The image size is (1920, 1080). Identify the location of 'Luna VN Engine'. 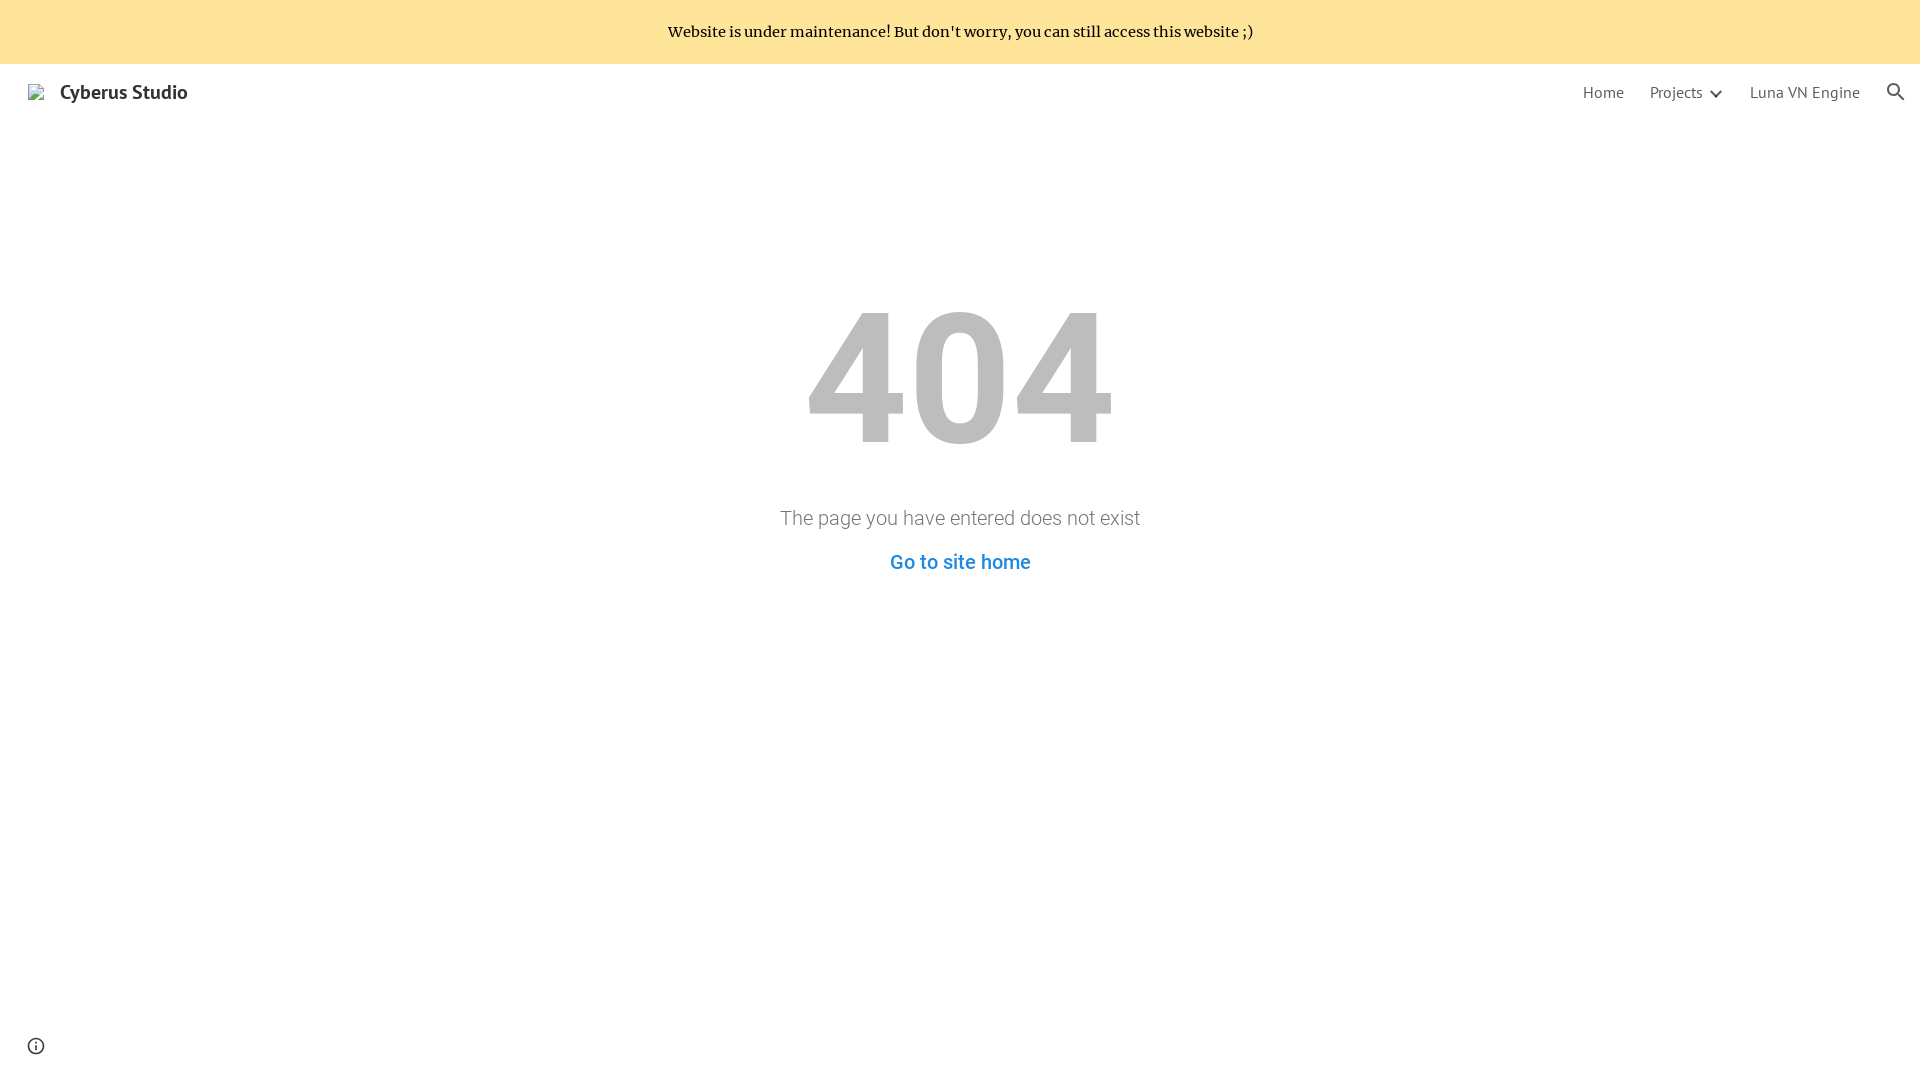
(1804, 92).